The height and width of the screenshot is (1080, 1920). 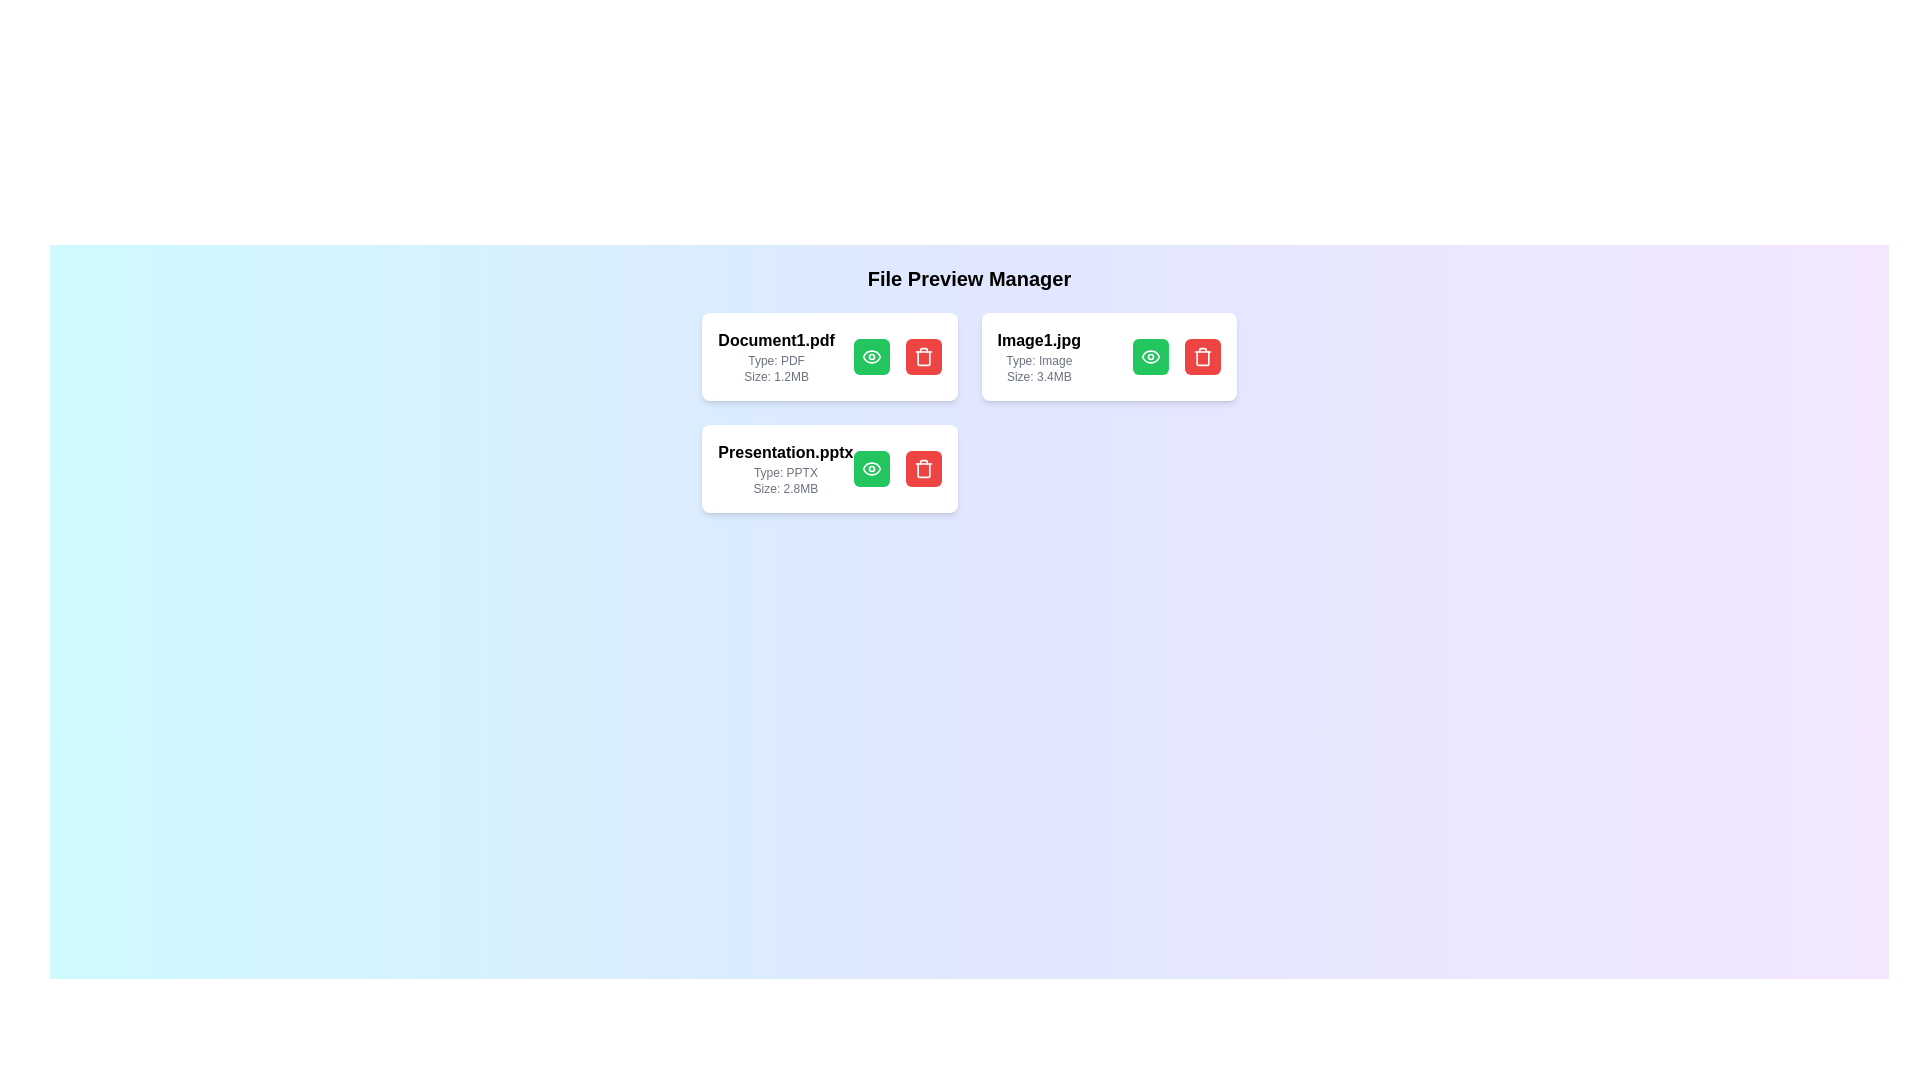 What do you see at coordinates (775, 339) in the screenshot?
I see `text of the label displaying the filename 'Document1.pdf', which is positioned at the top of a file information card in the top-left quadrant of the interface` at bounding box center [775, 339].